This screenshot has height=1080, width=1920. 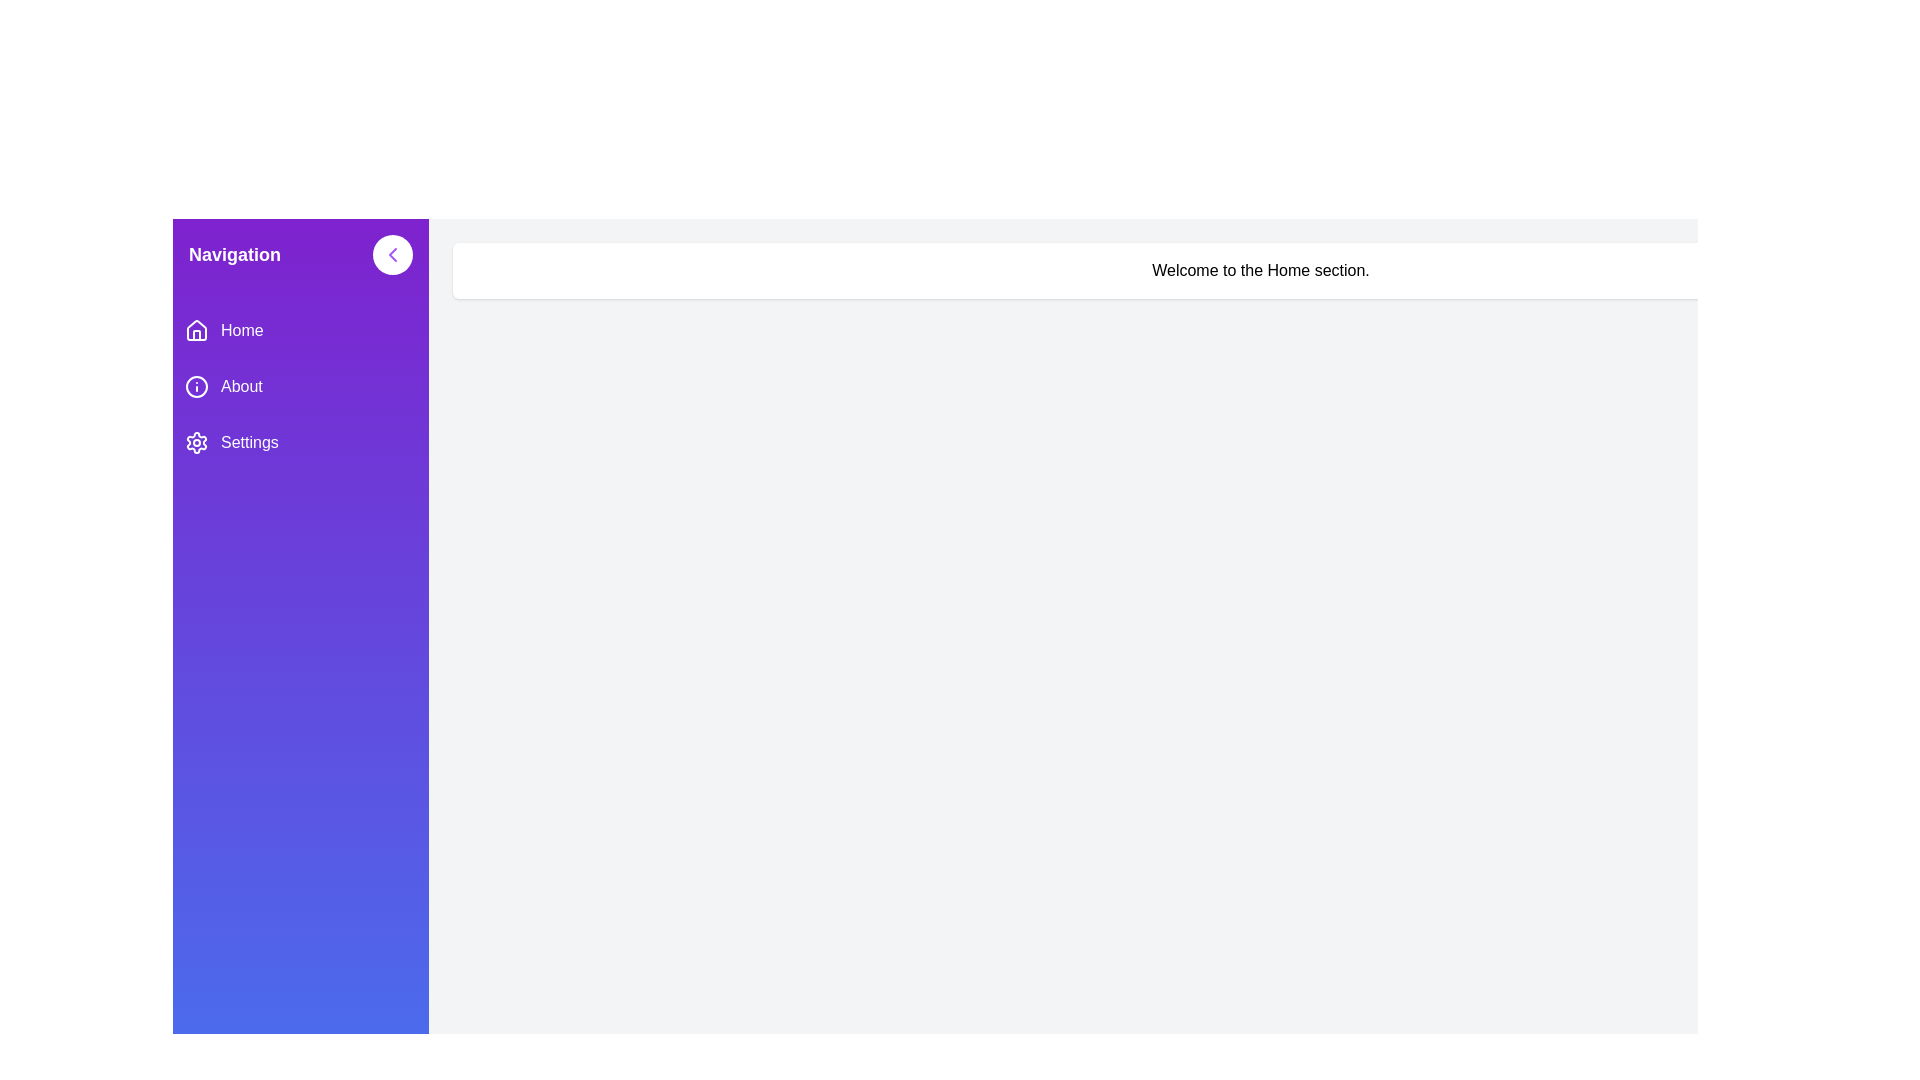 I want to click on the house icon located in the sidebar menu on the left, which is the first icon in a vertical arrangement of three icons (house, info, settings), so click(x=196, y=334).